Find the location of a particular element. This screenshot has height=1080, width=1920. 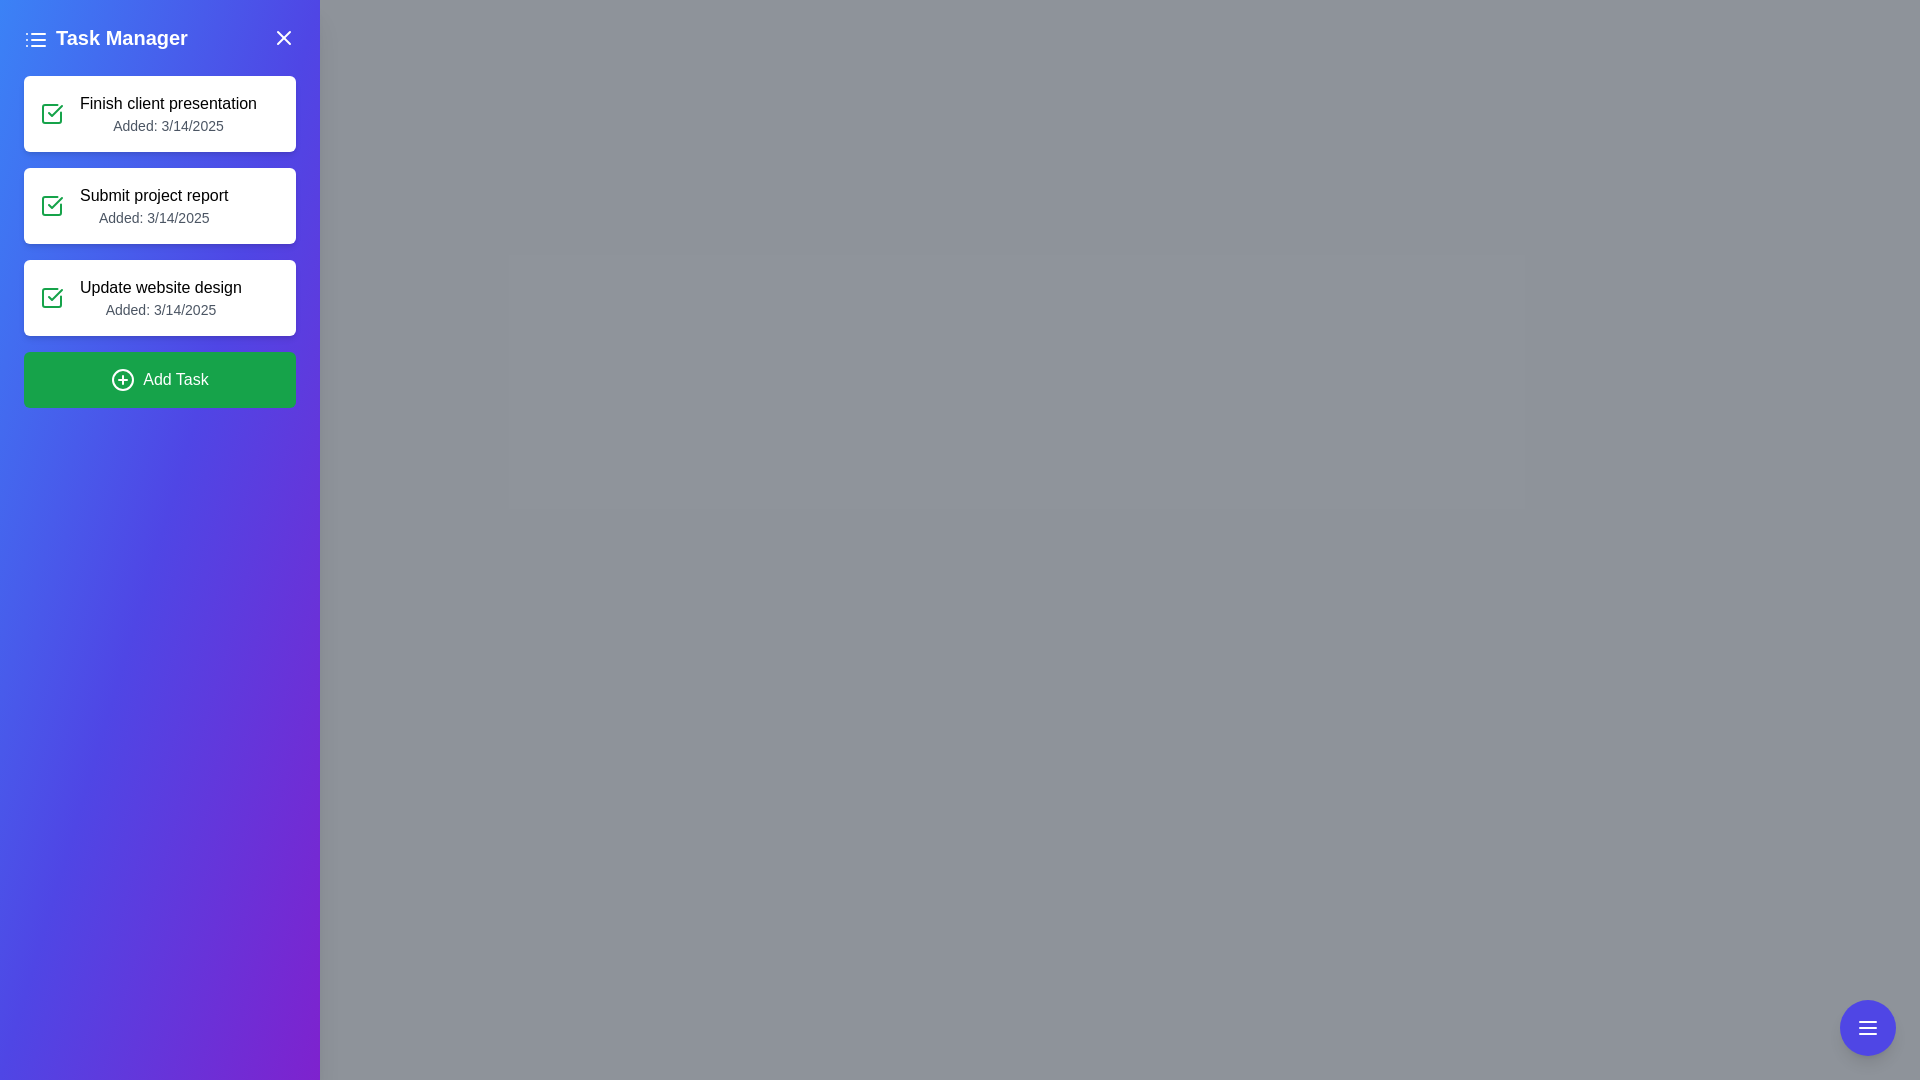

the small, square-shaped button with a white 'X' icon in the top-right corner of the 'Task Manager' header section is located at coordinates (282, 38).